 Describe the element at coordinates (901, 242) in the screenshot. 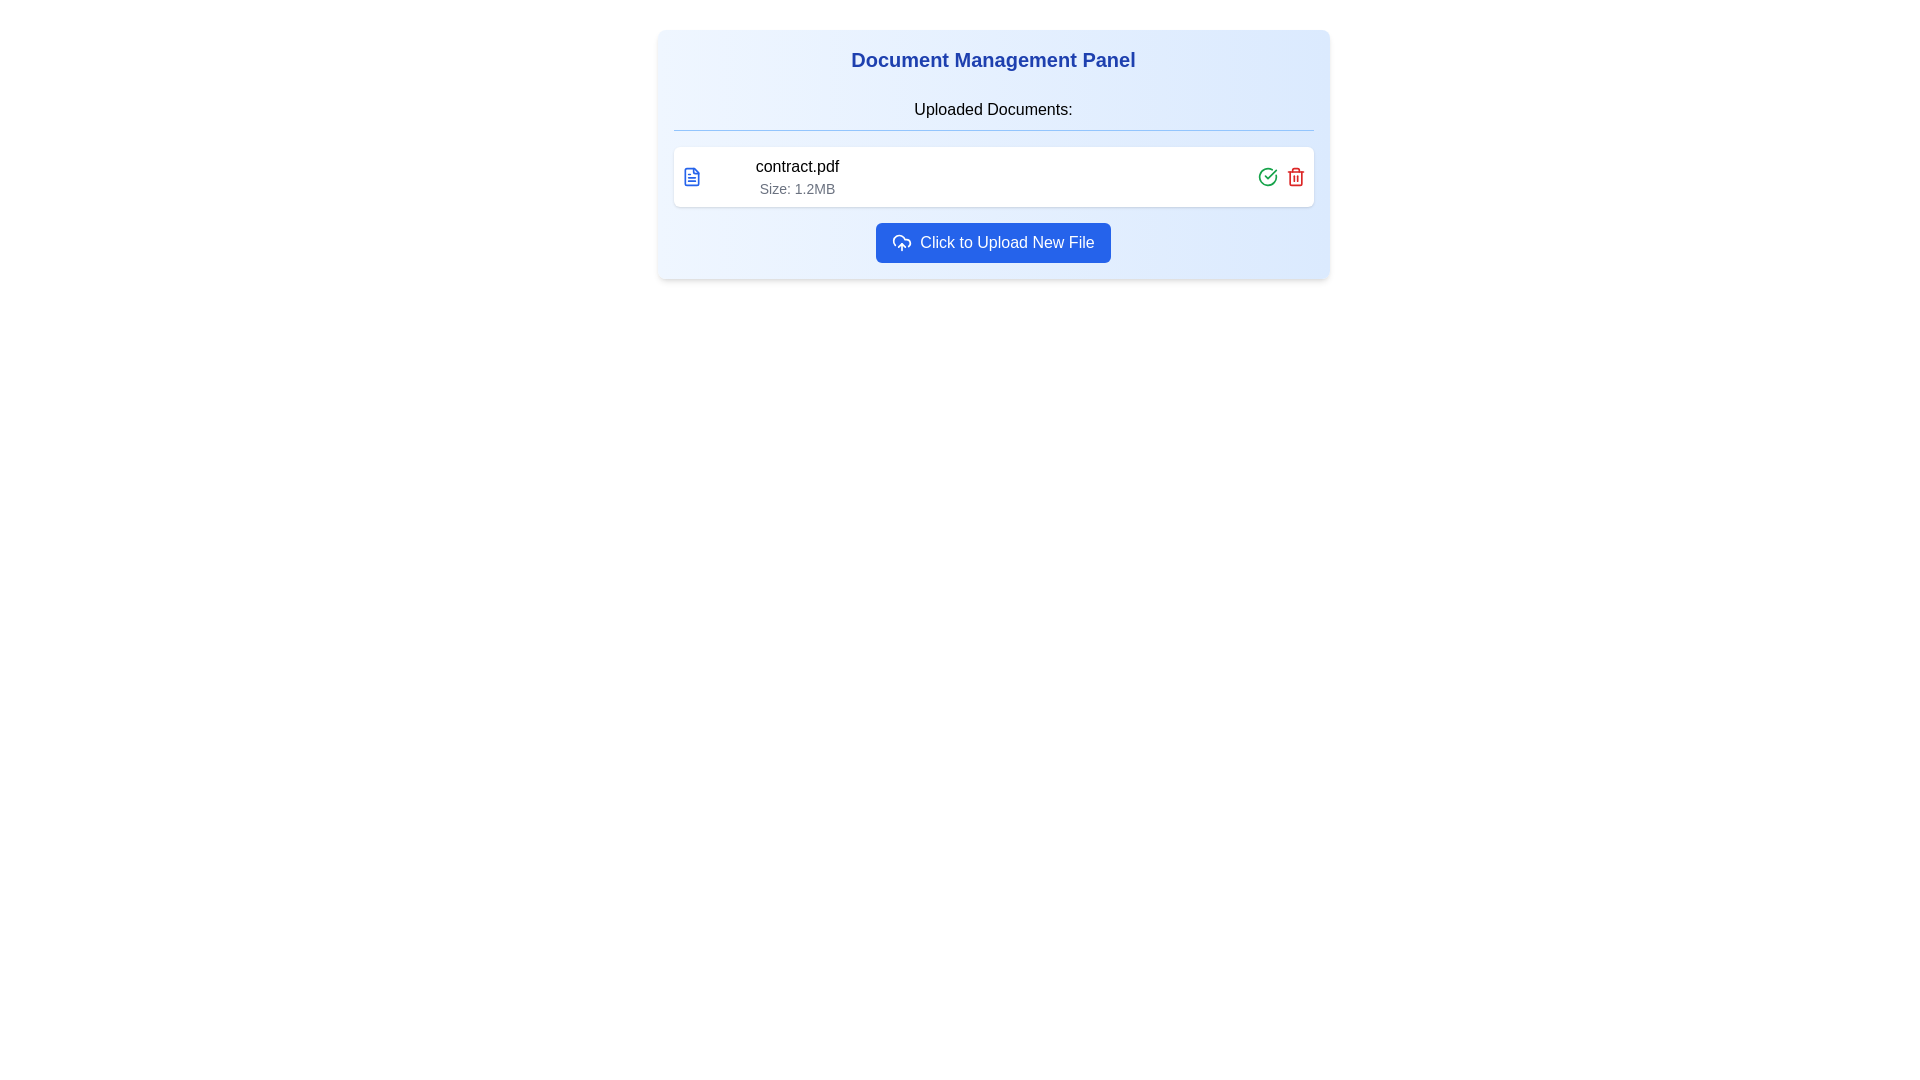

I see `the cloud upload icon, which is an SVG graphic with an upward arrow located next to the 'Click to Upload New File' button` at that location.